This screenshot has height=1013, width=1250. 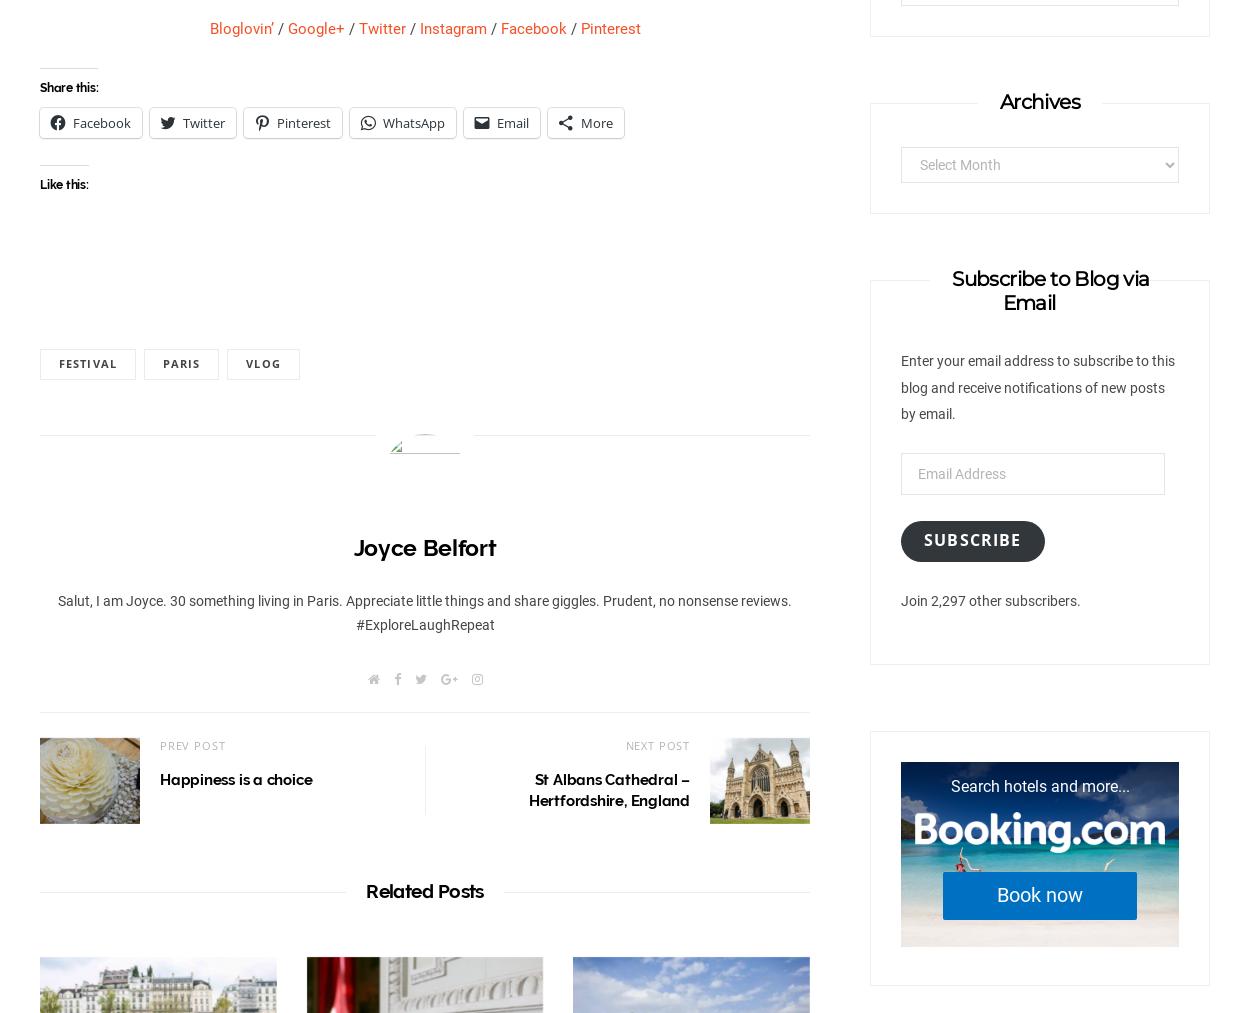 I want to click on 'Subscribe to Blog via Email', so click(x=951, y=290).